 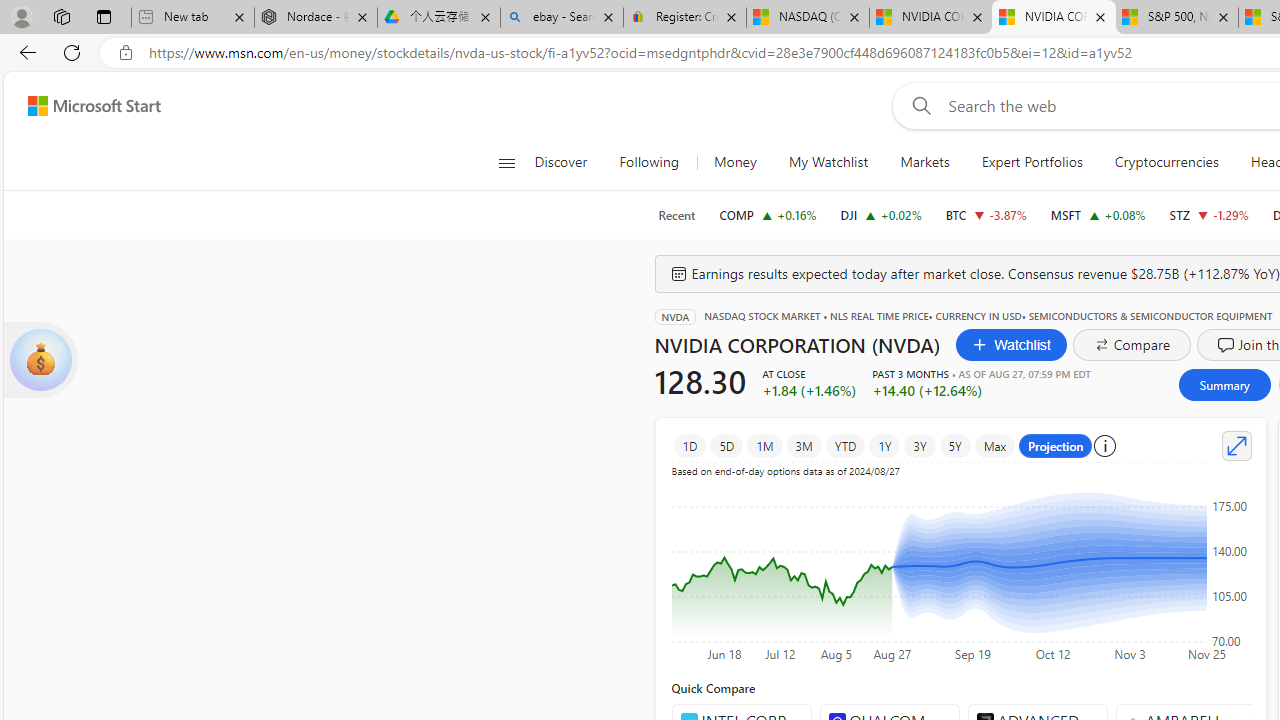 What do you see at coordinates (764, 445) in the screenshot?
I see `'1M'` at bounding box center [764, 445].